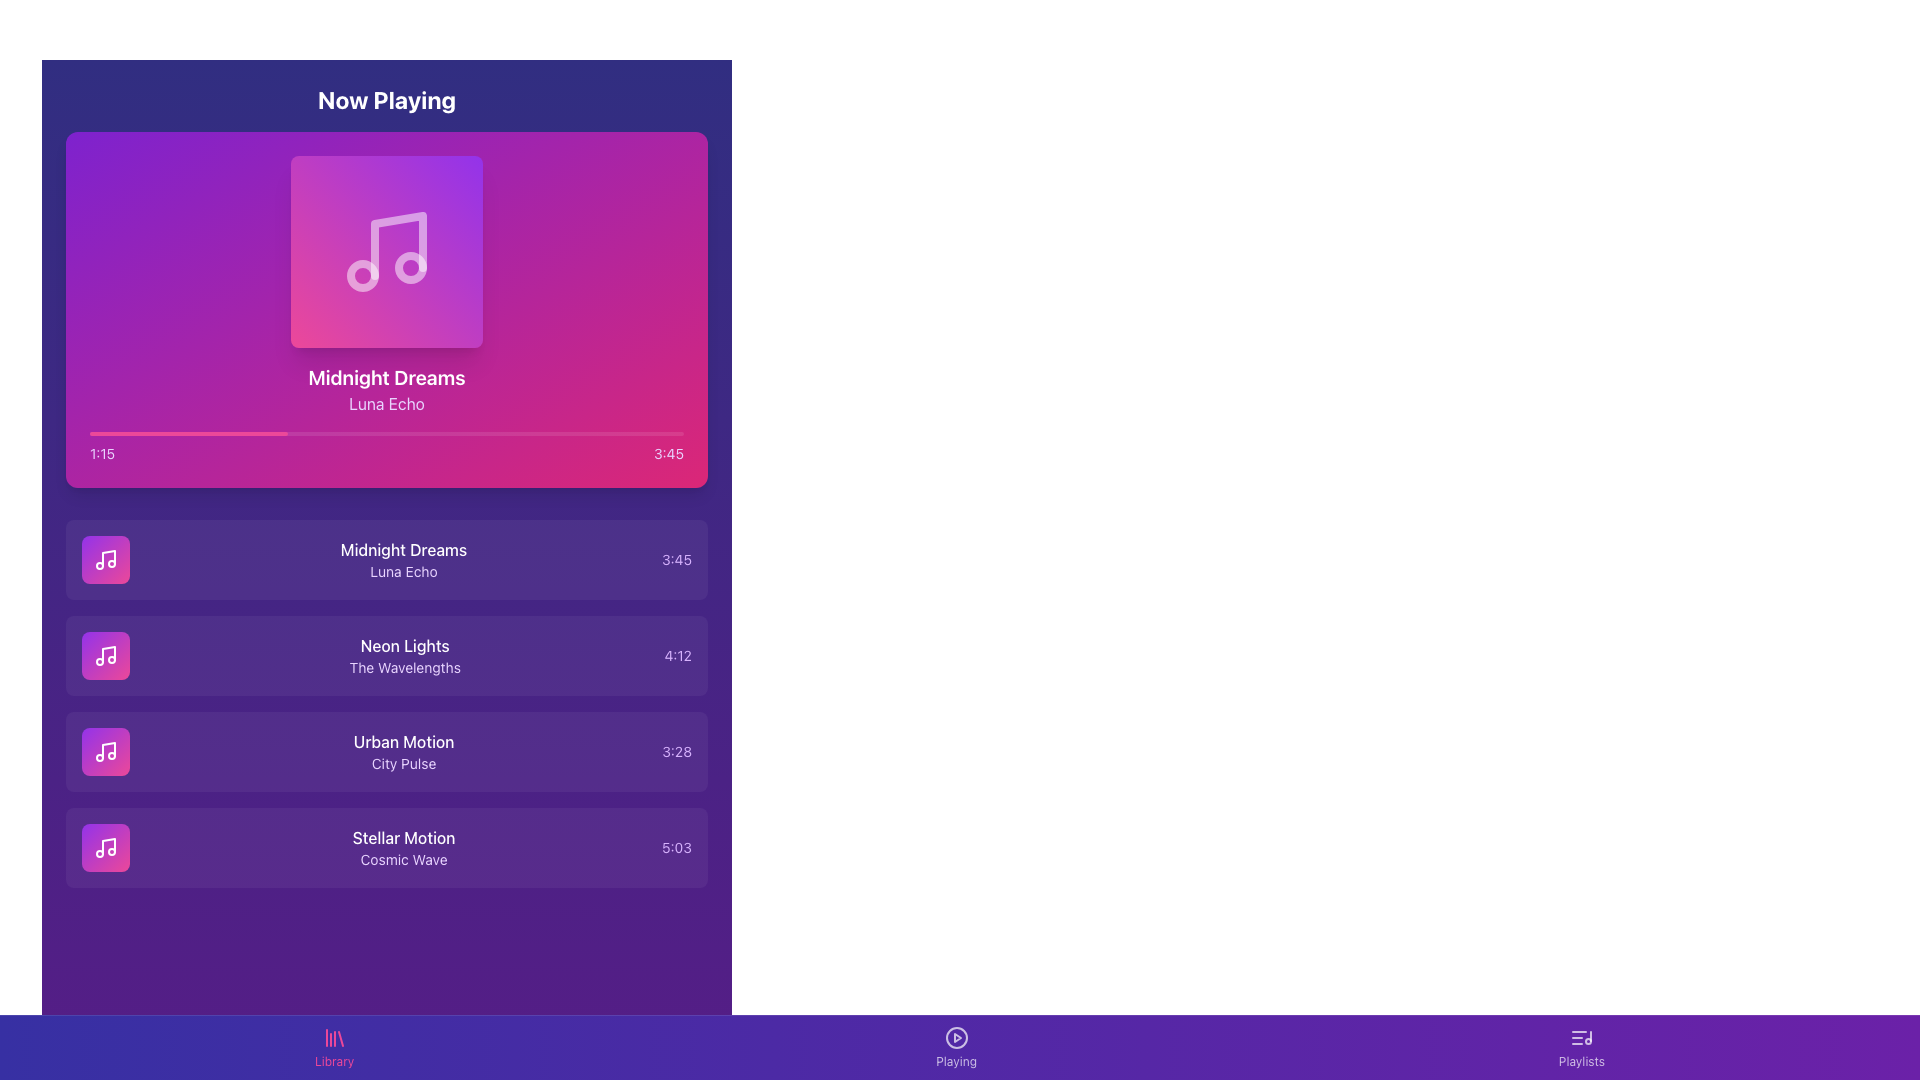  I want to click on the circular play button icon located in the bottom navigation bar, centered above the 'Playing' label, so click(955, 1036).